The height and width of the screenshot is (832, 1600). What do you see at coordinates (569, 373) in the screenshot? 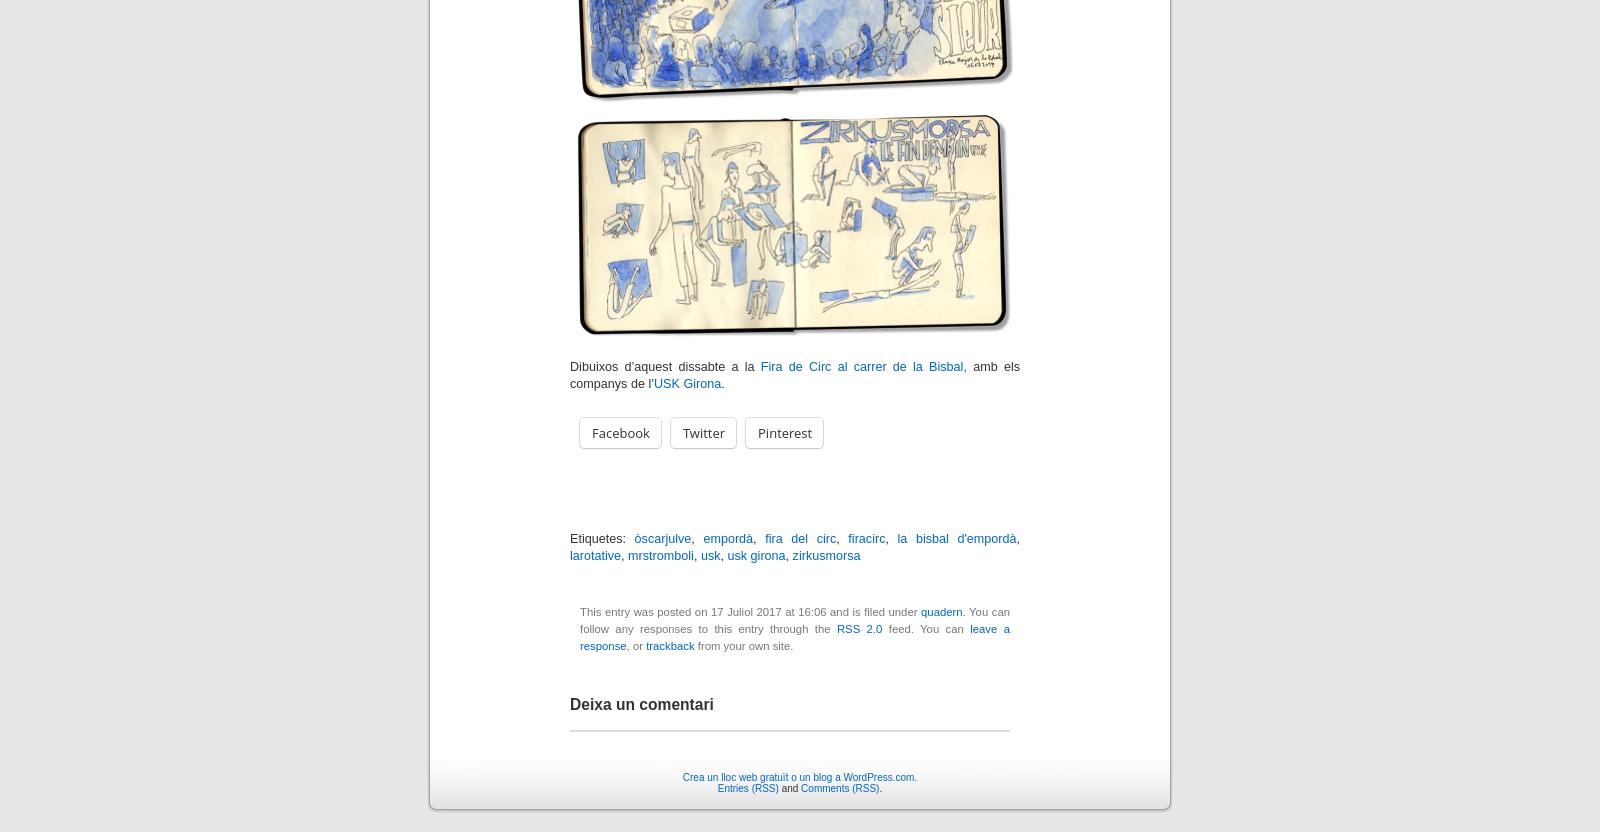
I see `'amb els companys de l’'` at bounding box center [569, 373].